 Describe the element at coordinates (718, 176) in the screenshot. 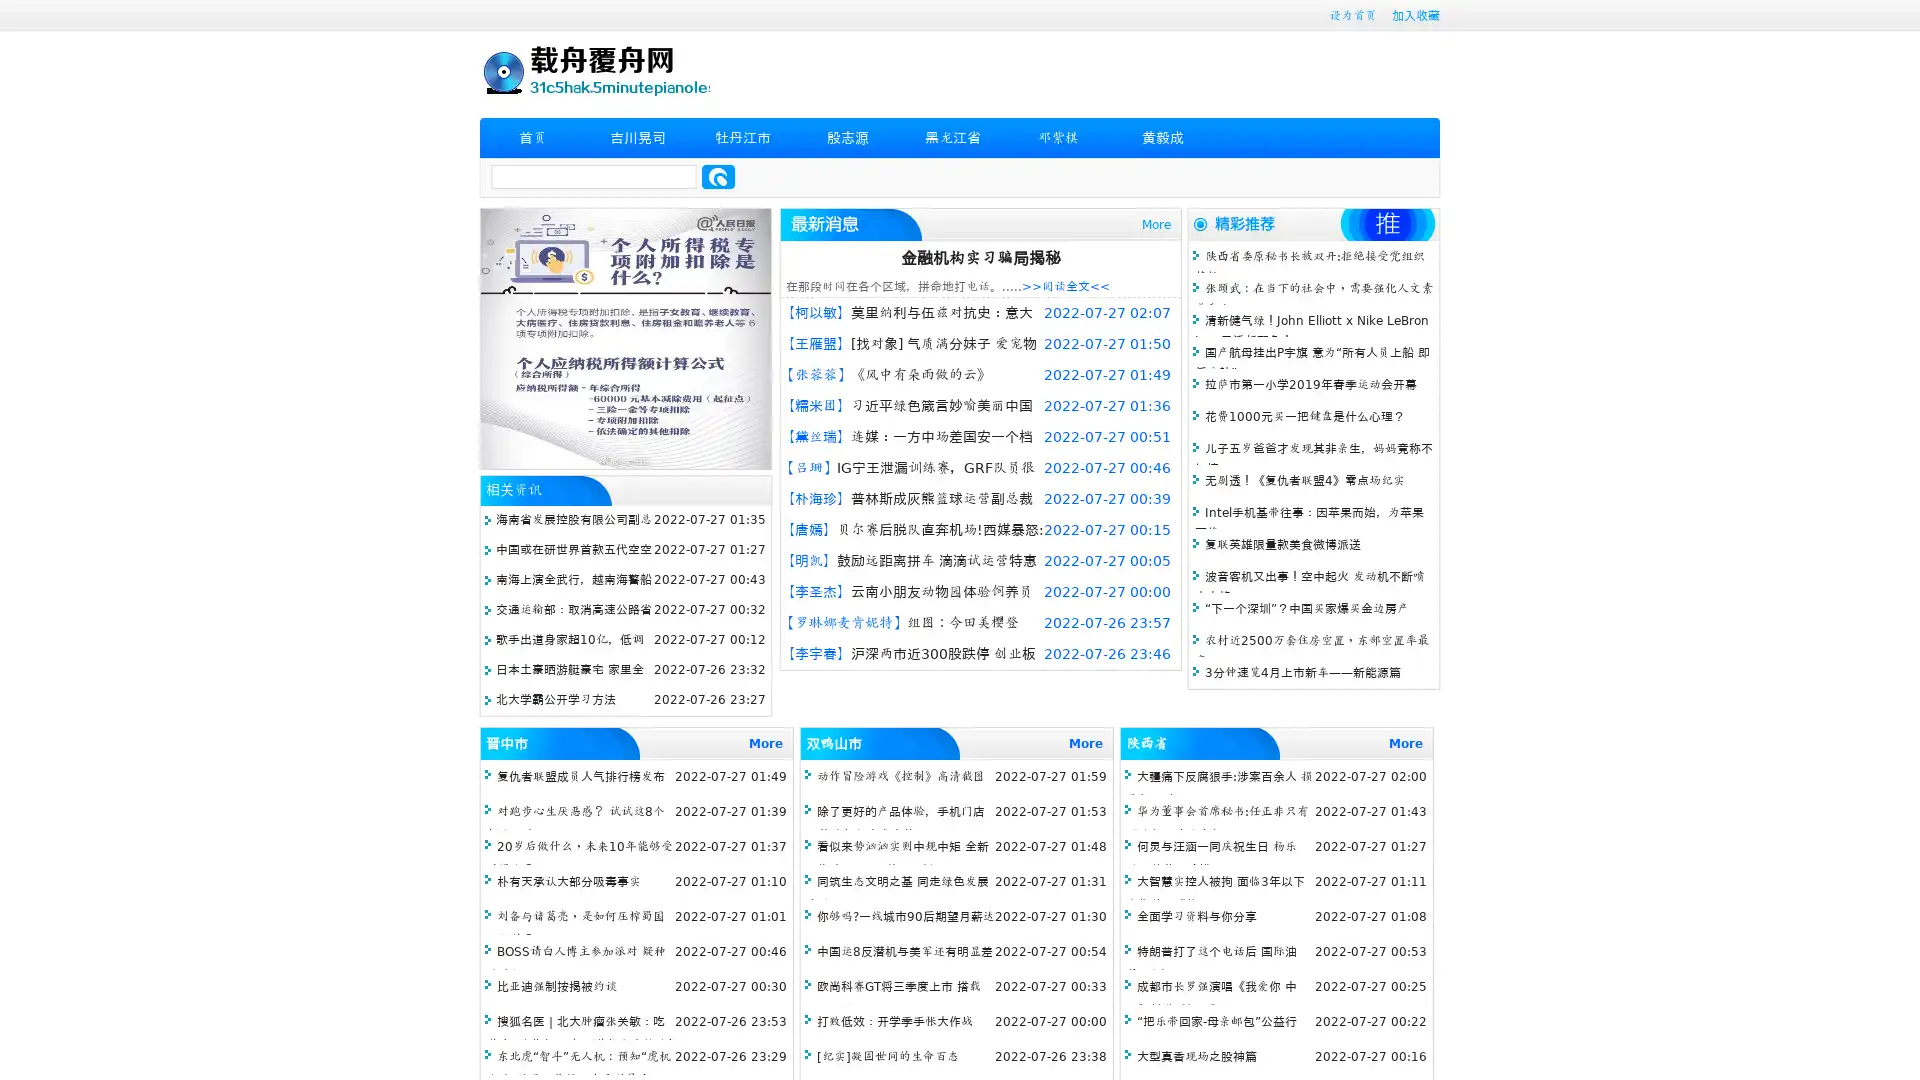

I see `Search` at that location.